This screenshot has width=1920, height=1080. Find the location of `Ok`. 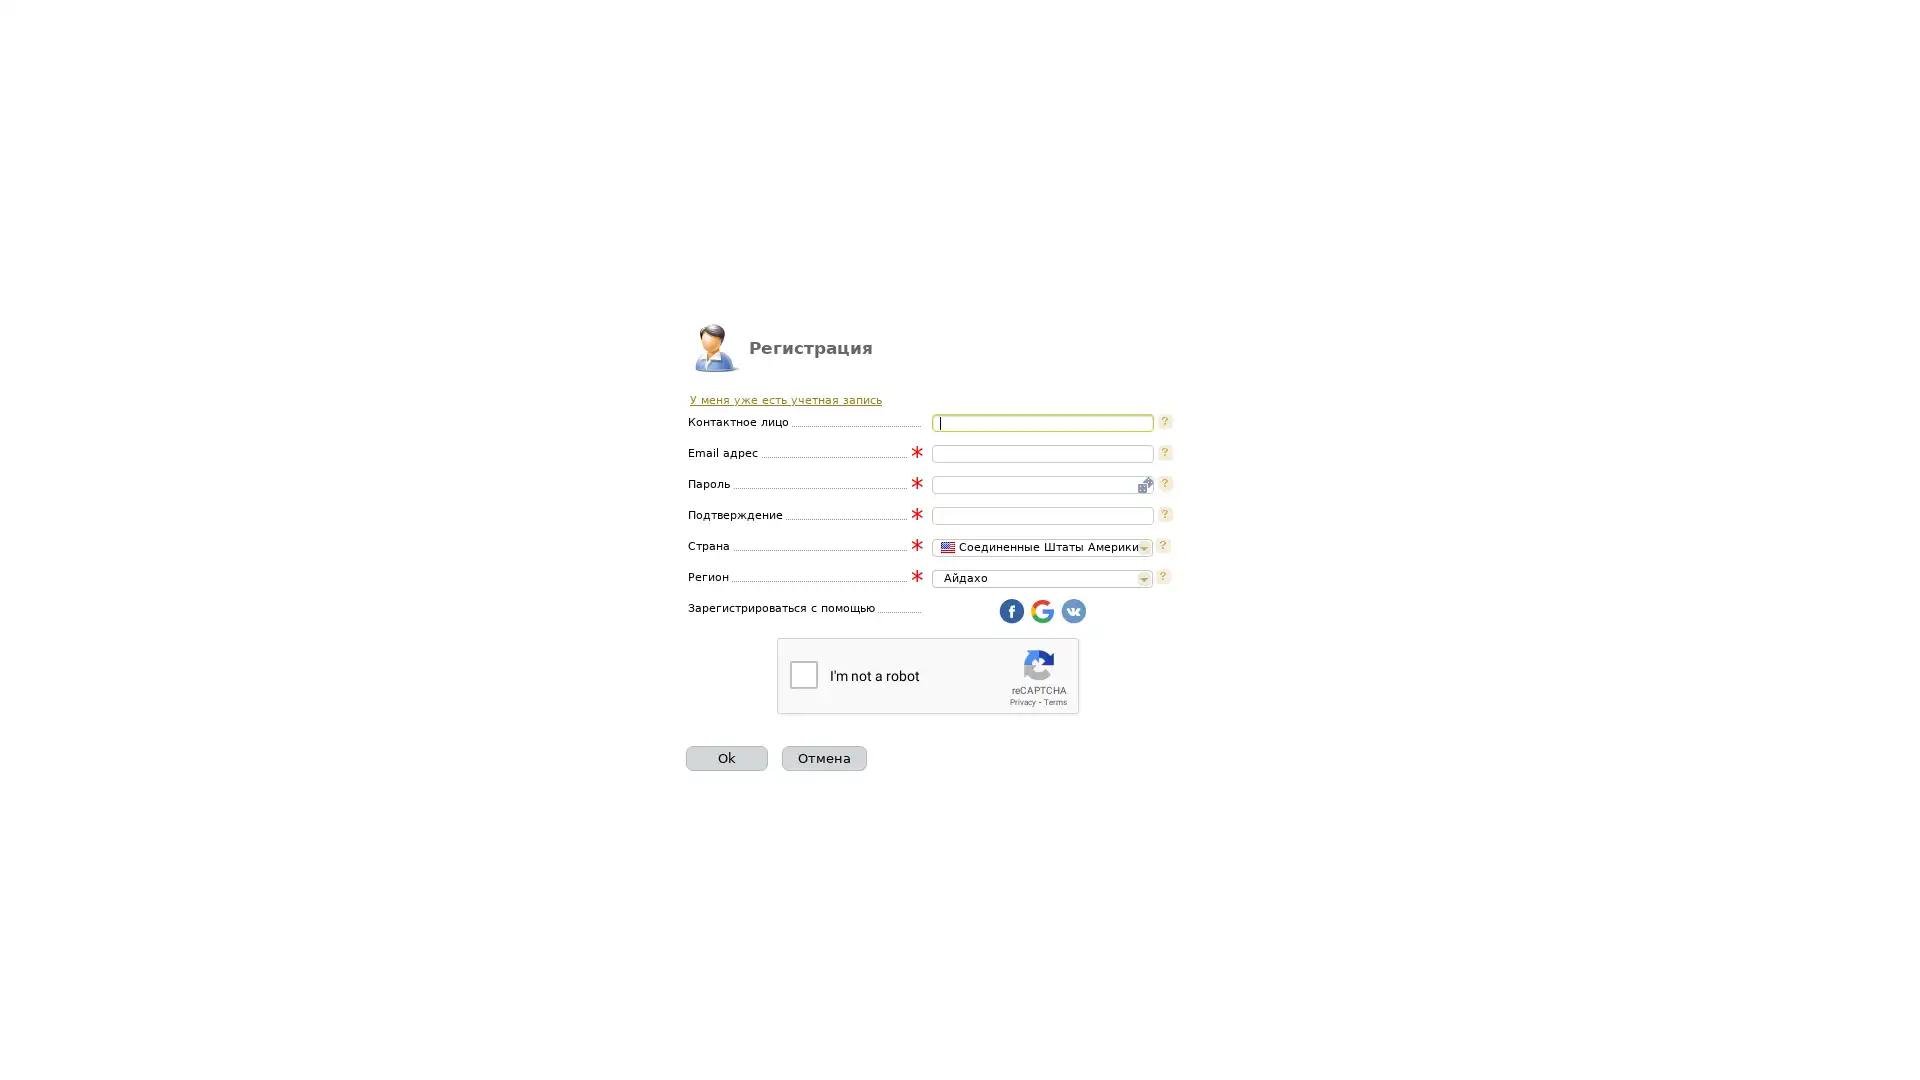

Ok is located at coordinates (725, 758).